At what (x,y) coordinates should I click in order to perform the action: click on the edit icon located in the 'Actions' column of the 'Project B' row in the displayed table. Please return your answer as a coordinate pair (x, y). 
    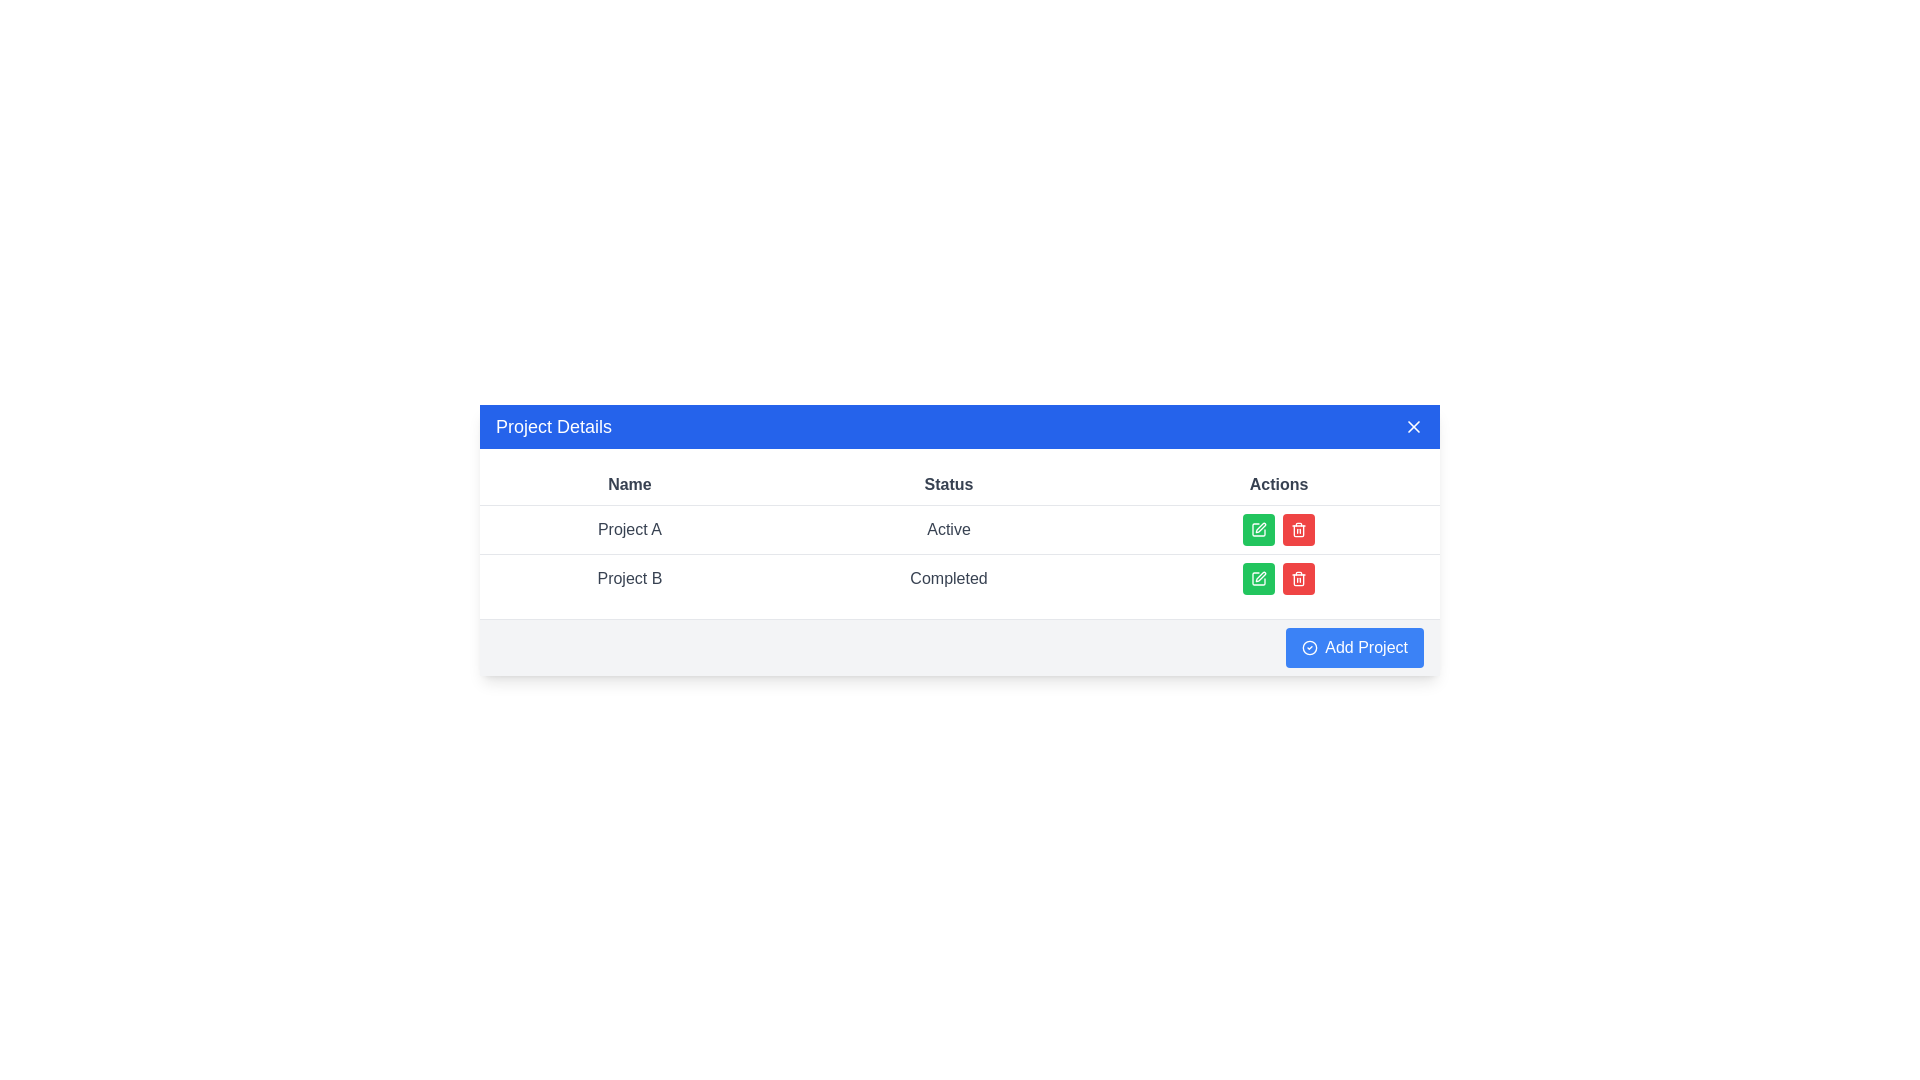
    Looking at the image, I should click on (1260, 527).